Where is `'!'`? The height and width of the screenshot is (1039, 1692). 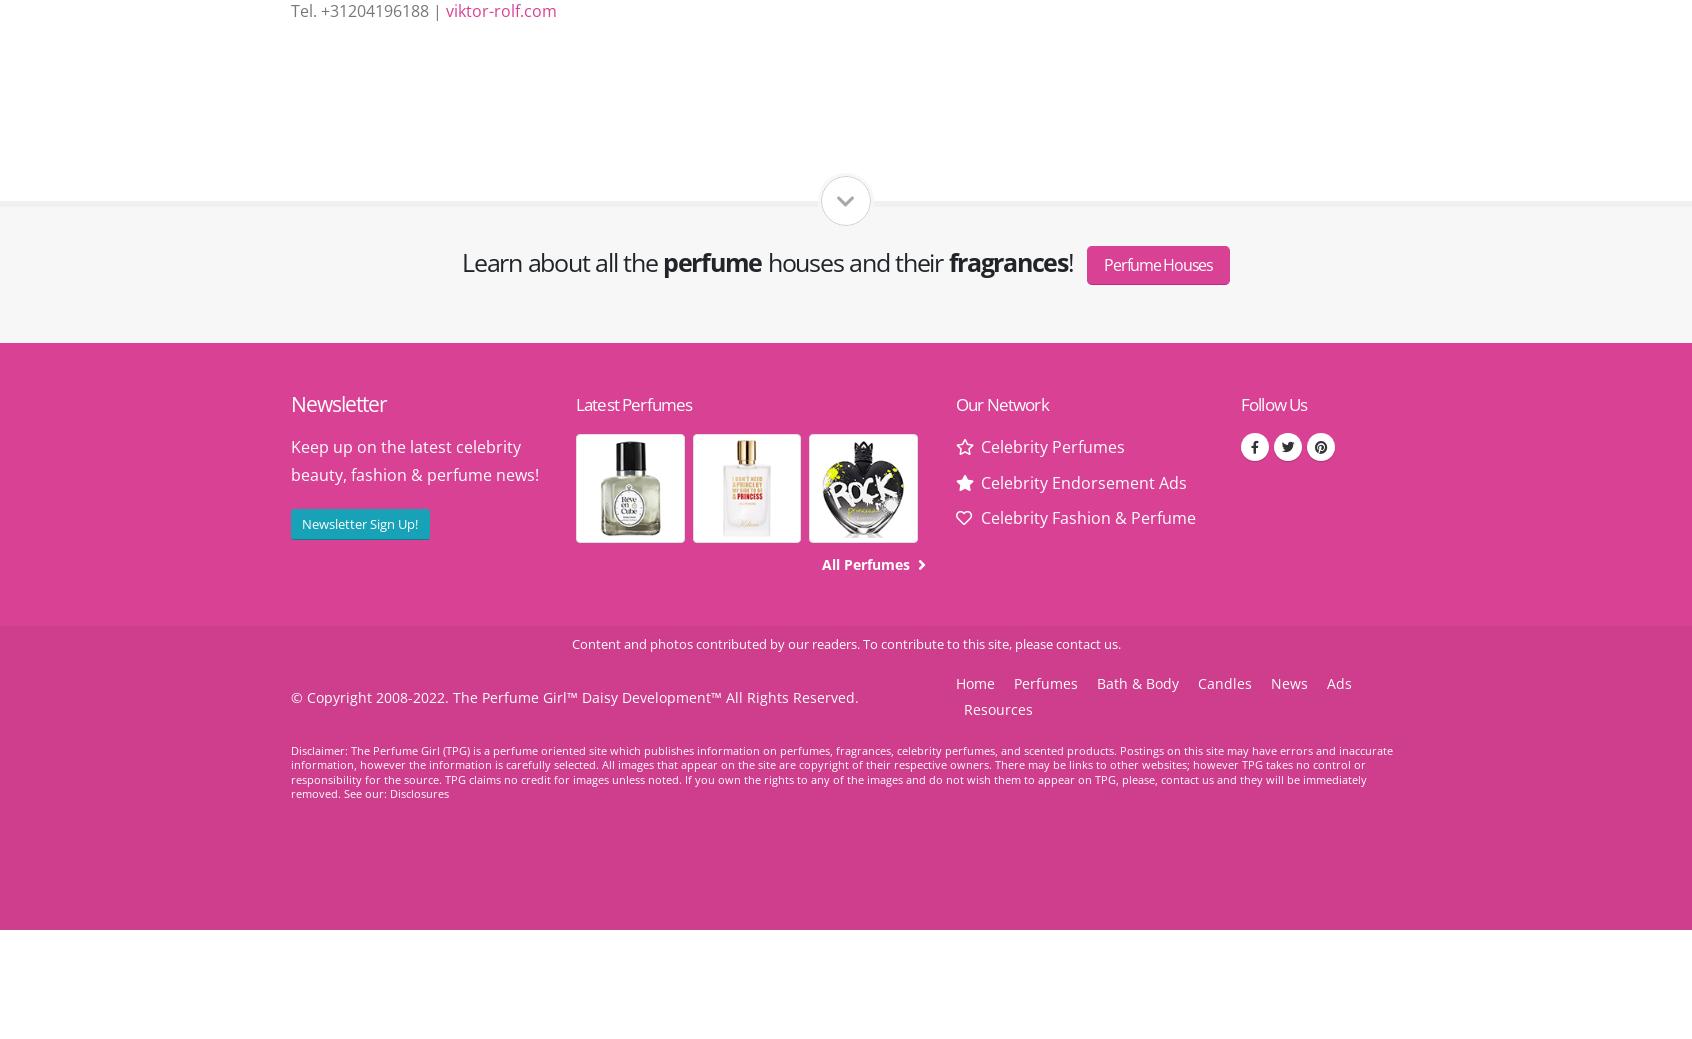
'!' is located at coordinates (1073, 262).